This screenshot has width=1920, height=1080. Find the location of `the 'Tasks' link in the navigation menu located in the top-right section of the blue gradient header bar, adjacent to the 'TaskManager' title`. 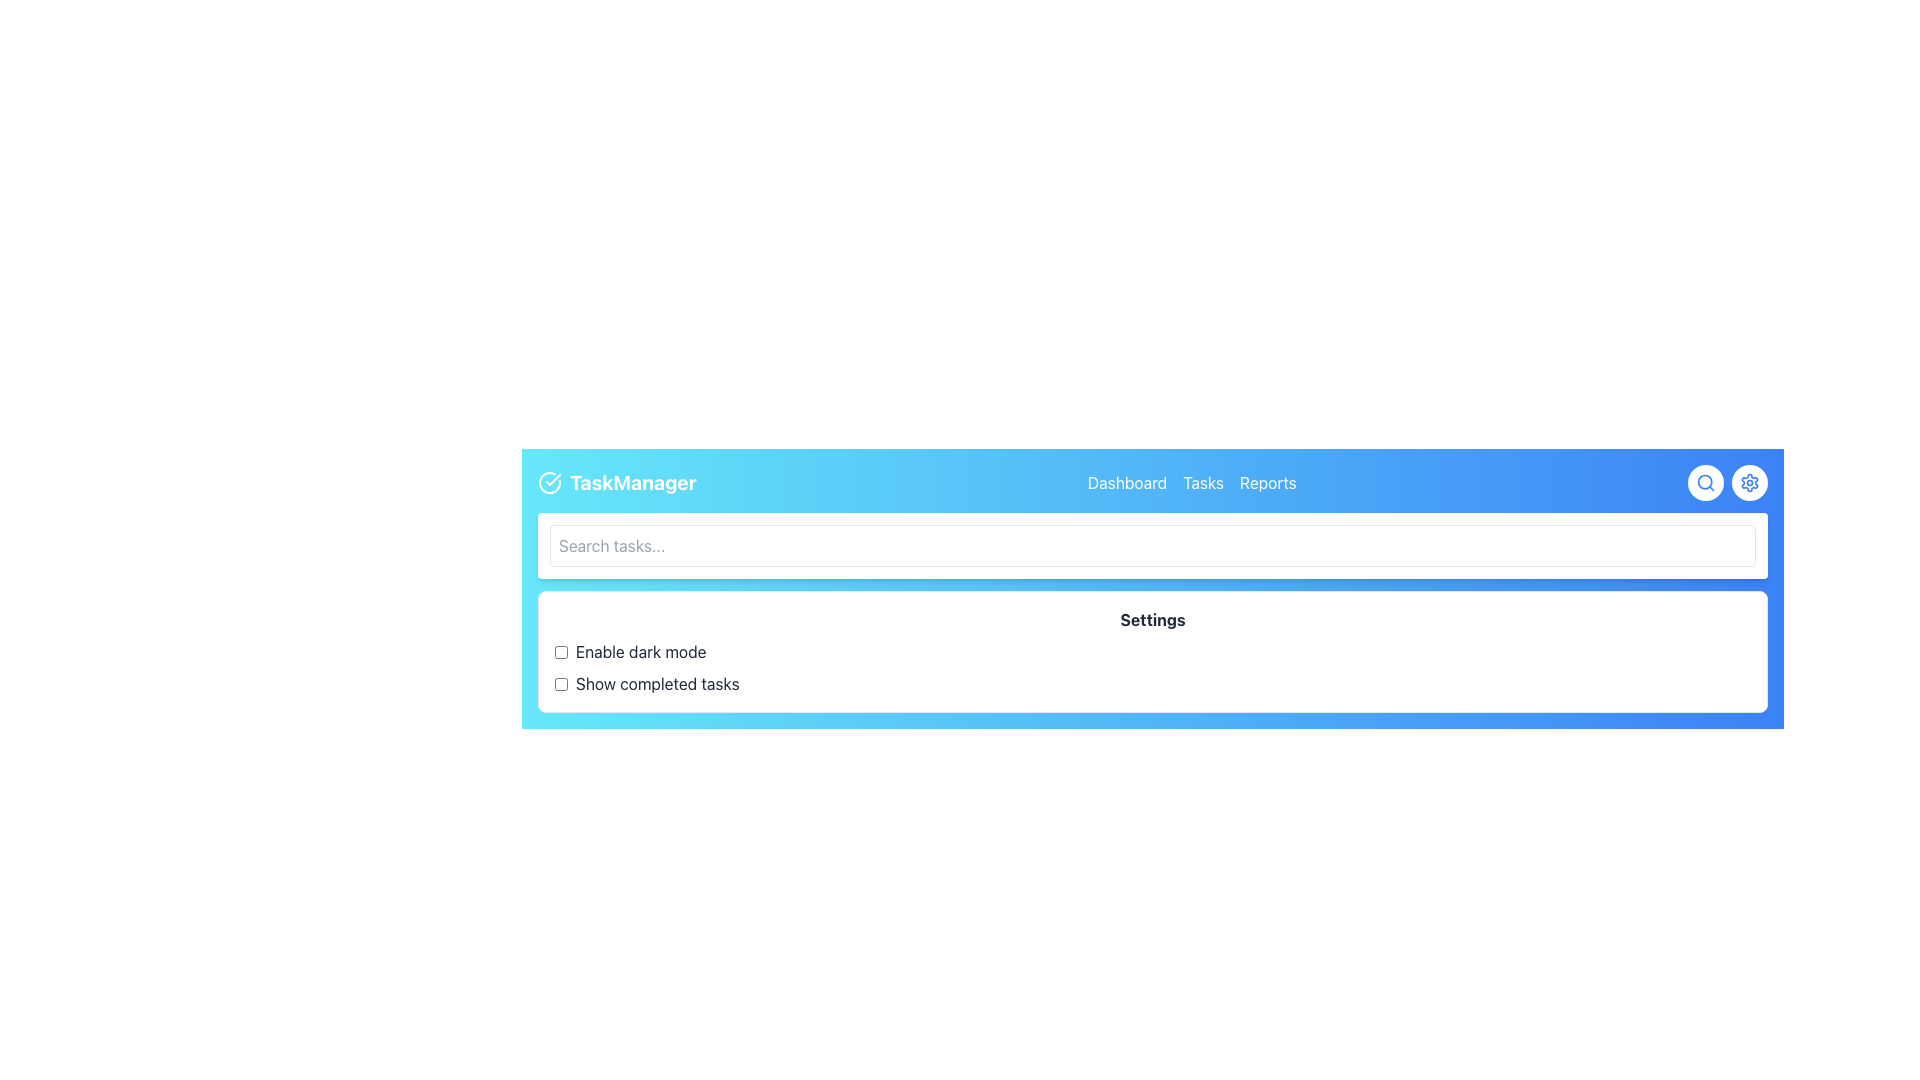

the 'Tasks' link in the navigation menu located in the top-right section of the blue gradient header bar, adjacent to the 'TaskManager' title is located at coordinates (1191, 482).